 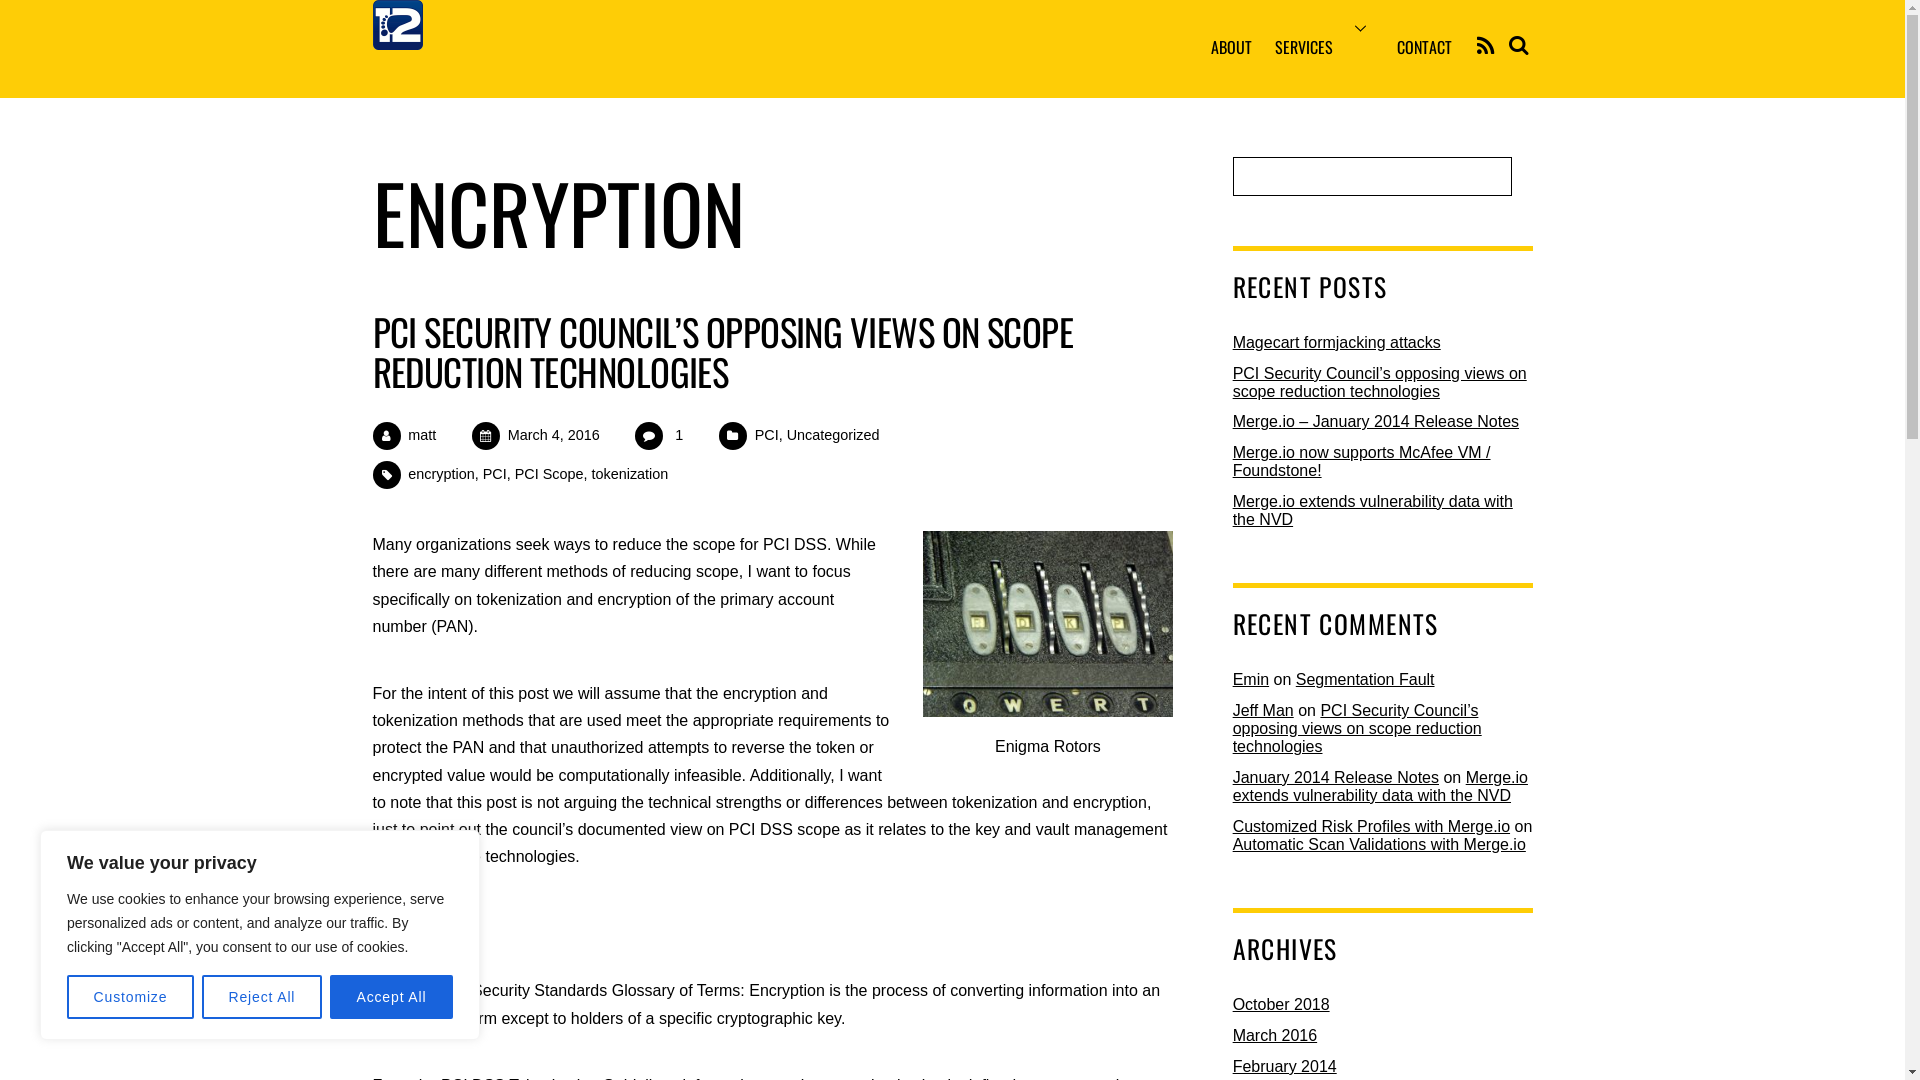 I want to click on 'ABOUT', so click(x=1229, y=48).